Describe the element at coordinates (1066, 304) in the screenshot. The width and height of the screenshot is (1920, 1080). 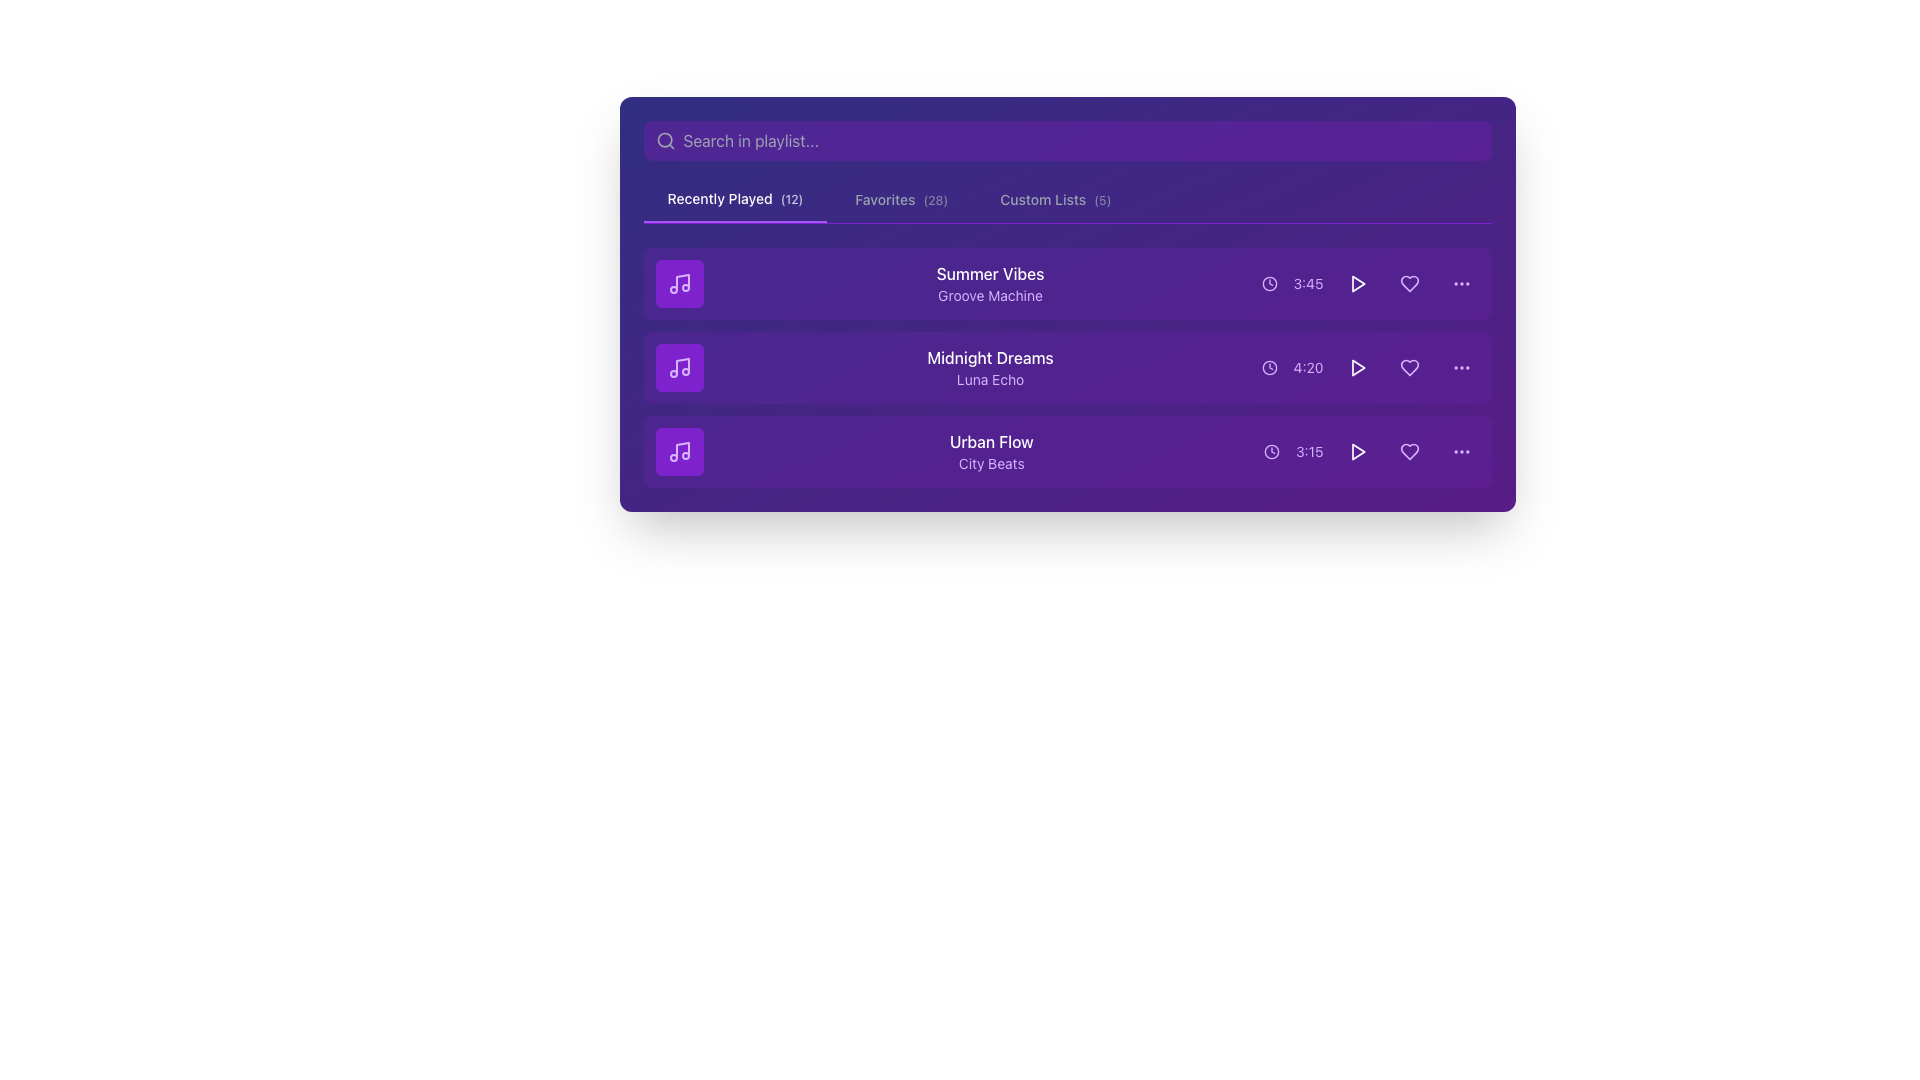
I see `the play button on the music entry 'Summer Vibes' by Groove Machine` at that location.